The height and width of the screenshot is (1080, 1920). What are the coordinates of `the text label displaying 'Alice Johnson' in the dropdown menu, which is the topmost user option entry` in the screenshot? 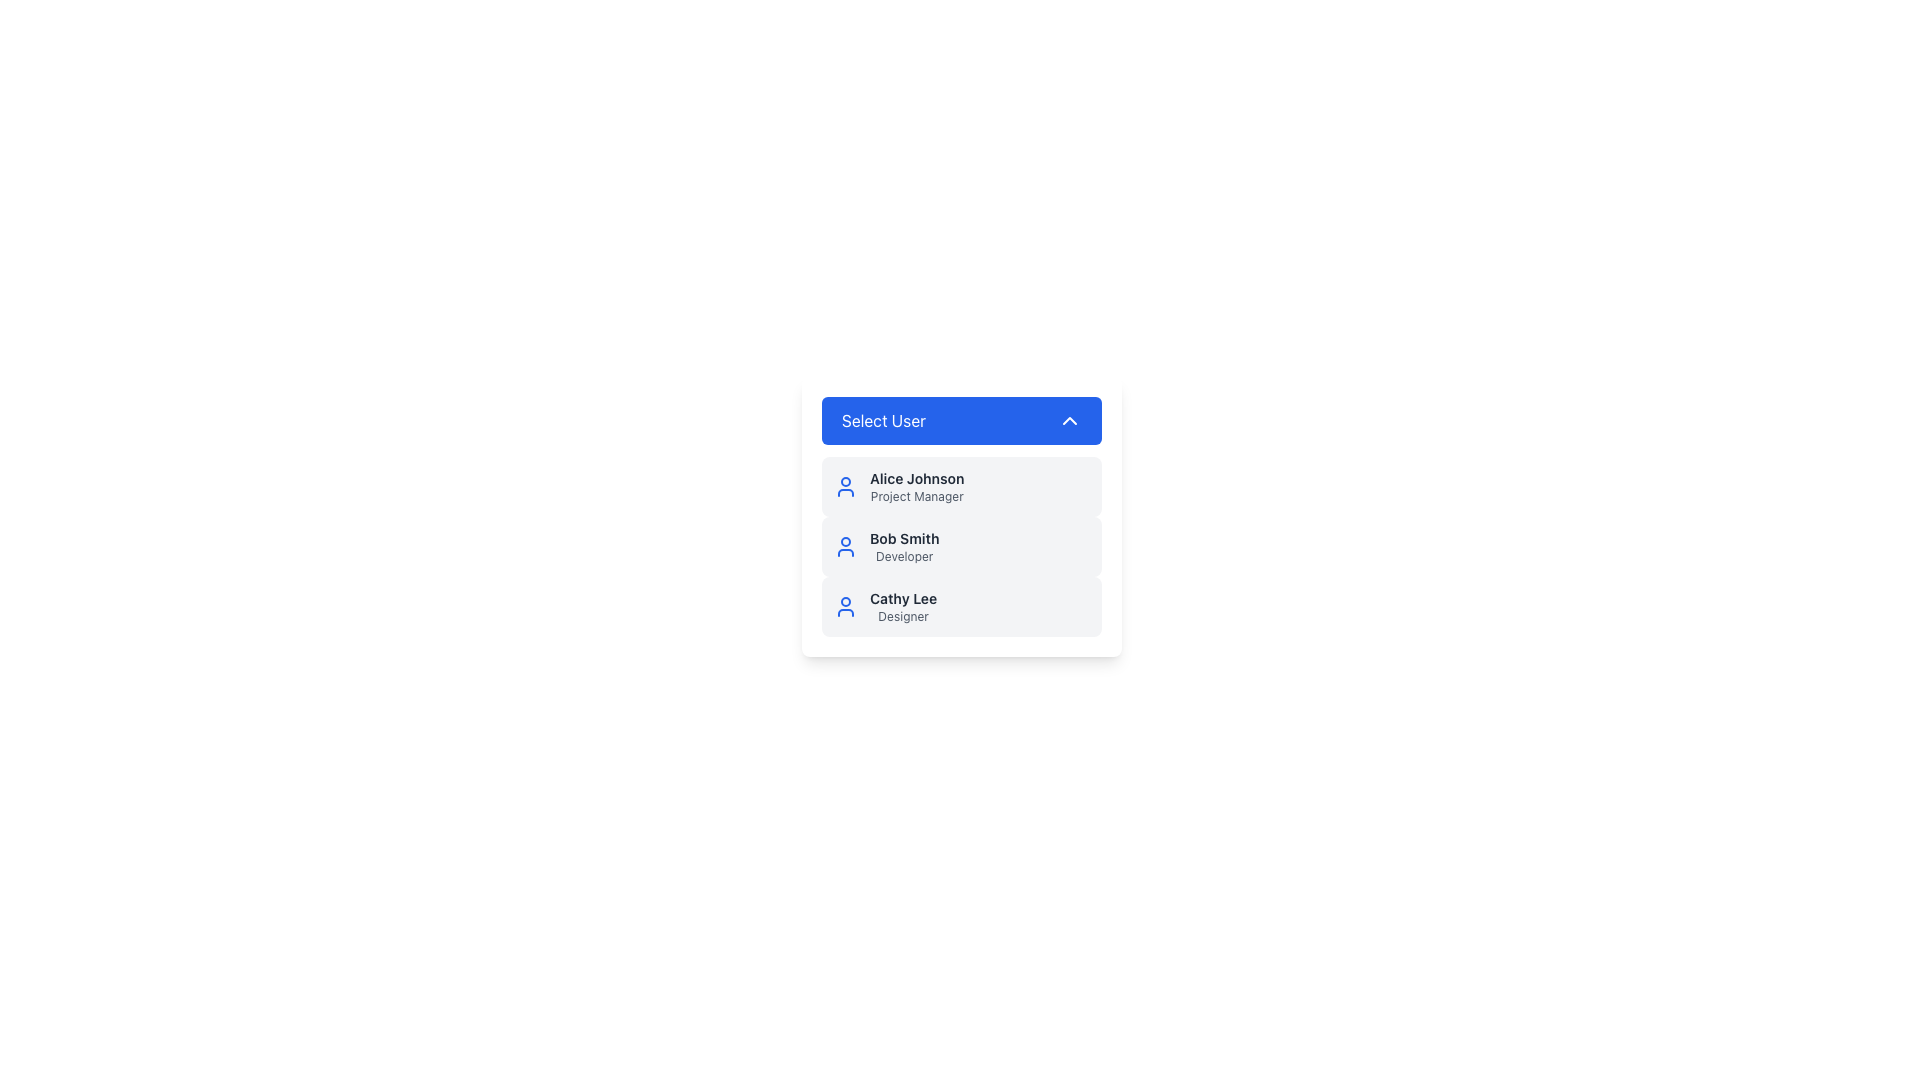 It's located at (916, 478).